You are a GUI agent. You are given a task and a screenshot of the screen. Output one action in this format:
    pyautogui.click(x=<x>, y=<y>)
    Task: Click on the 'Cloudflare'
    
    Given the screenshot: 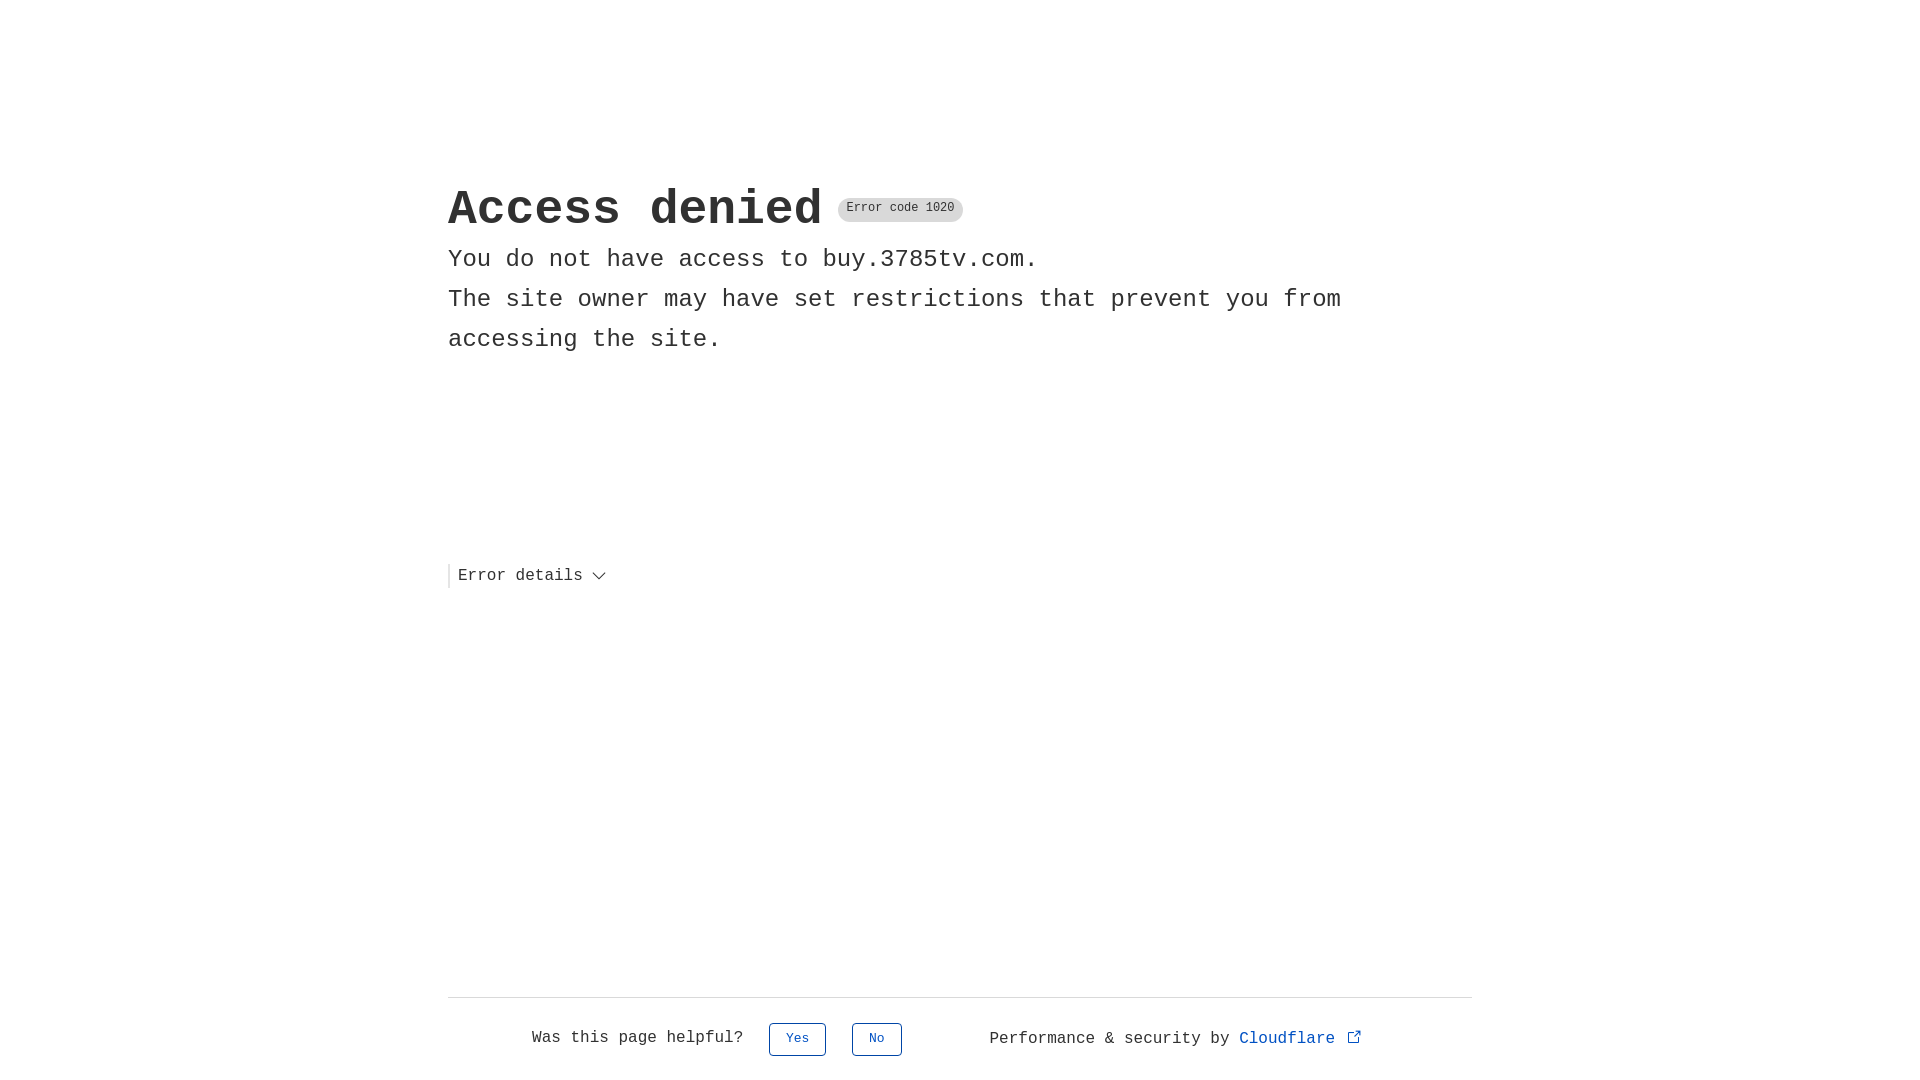 What is the action you would take?
    pyautogui.click(x=1301, y=1037)
    